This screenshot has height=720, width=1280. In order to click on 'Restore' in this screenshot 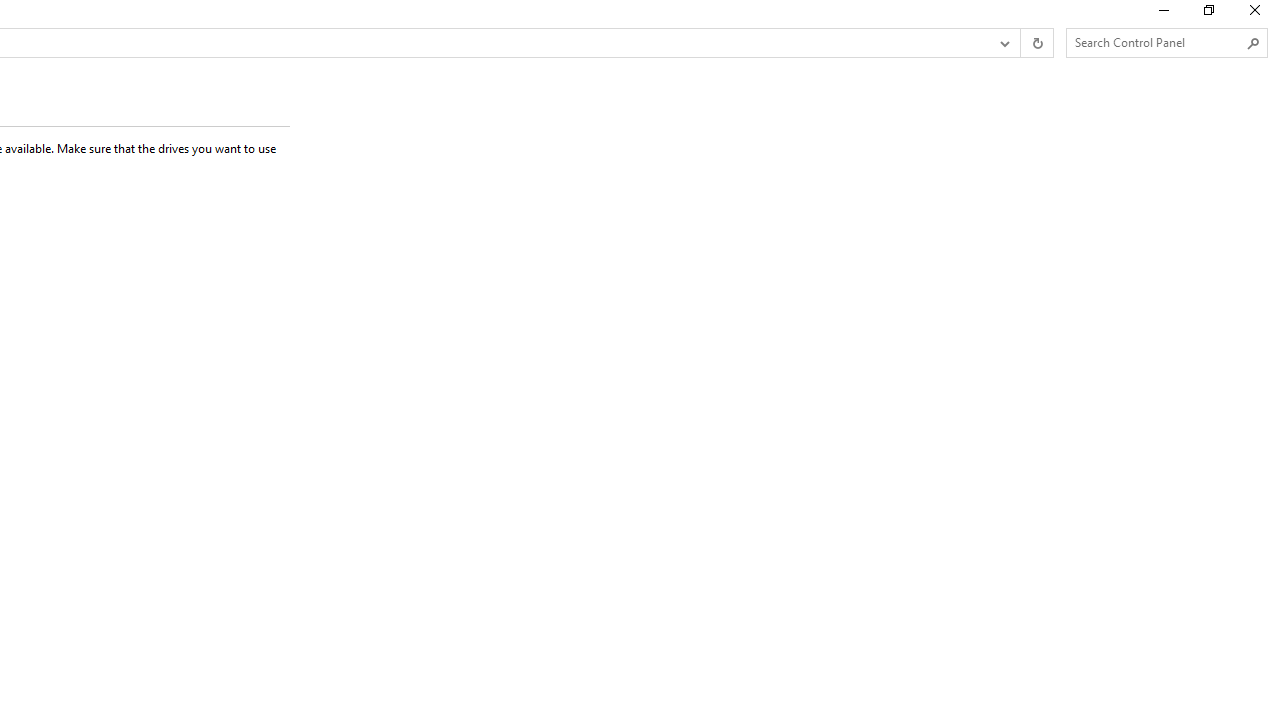, I will do `click(1207, 15)`.